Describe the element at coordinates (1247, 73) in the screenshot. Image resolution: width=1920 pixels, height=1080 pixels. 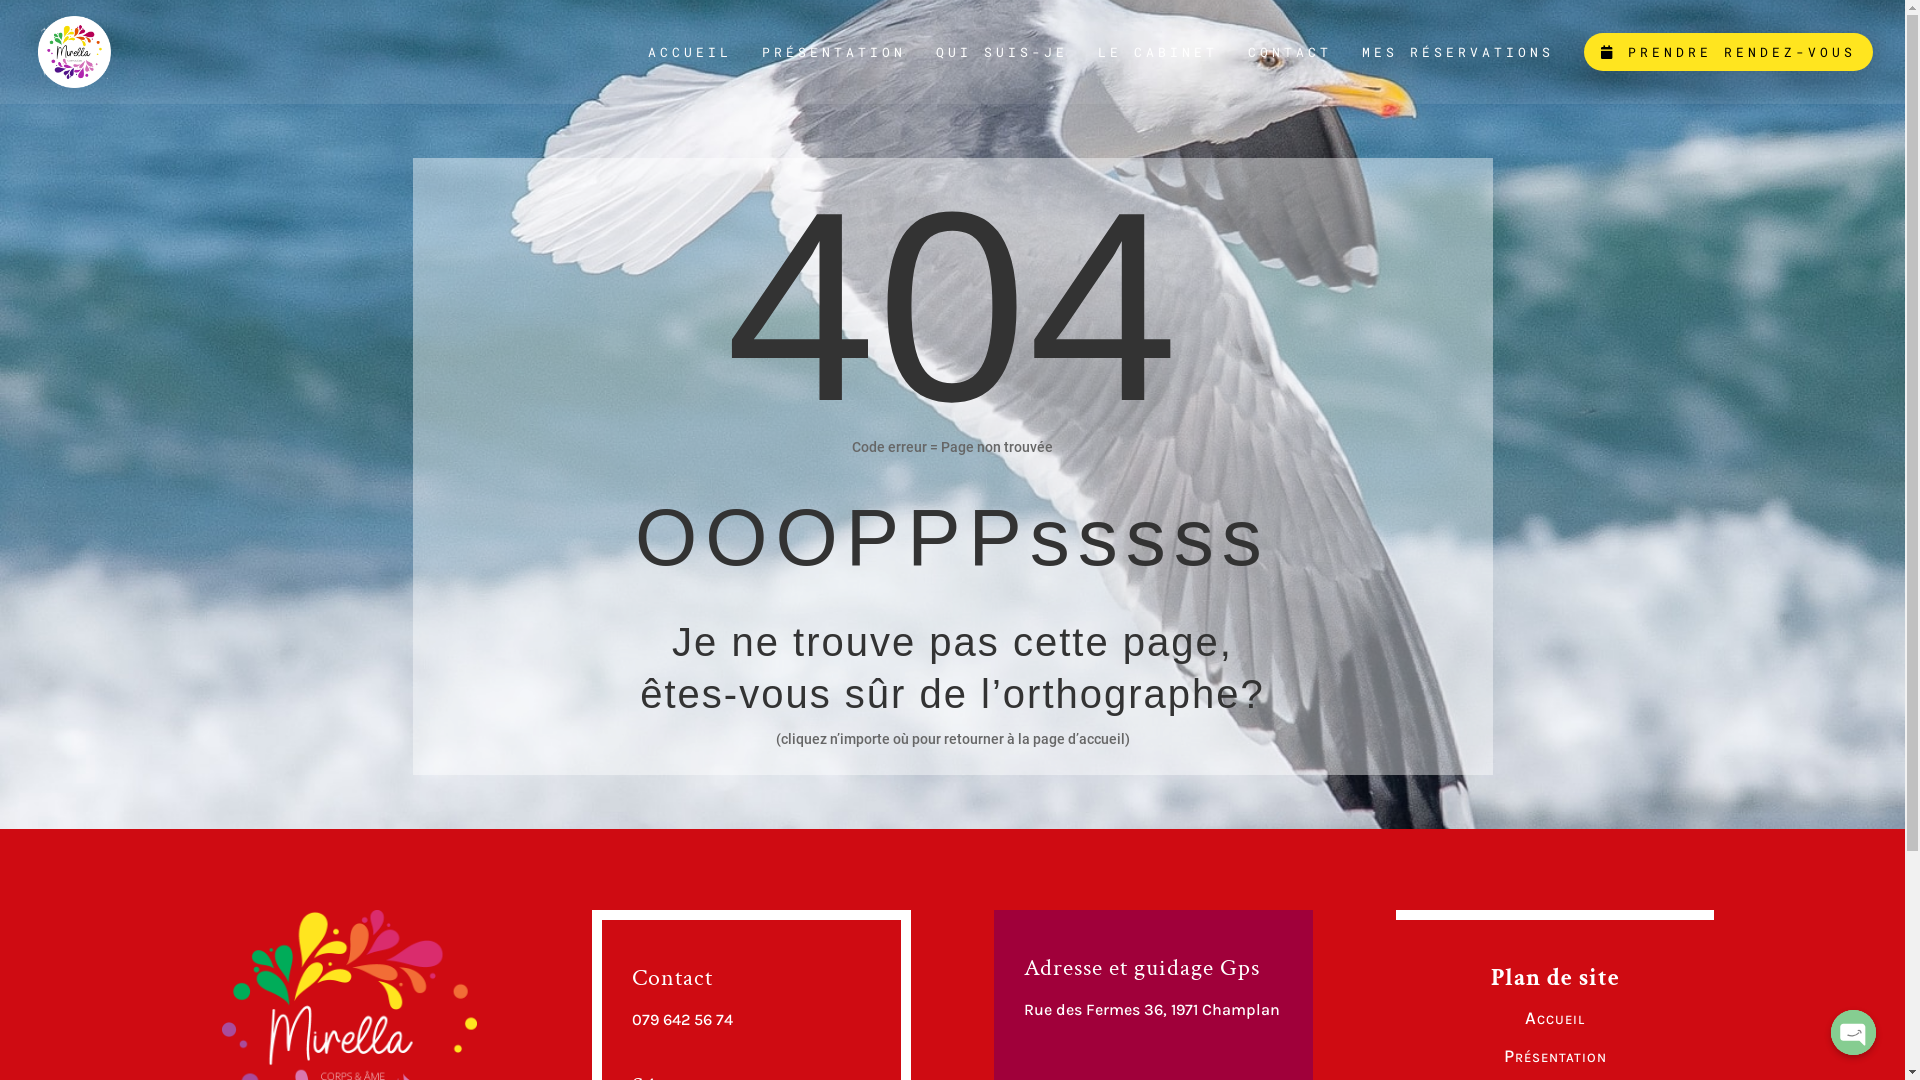
I see `'CONTACT'` at that location.